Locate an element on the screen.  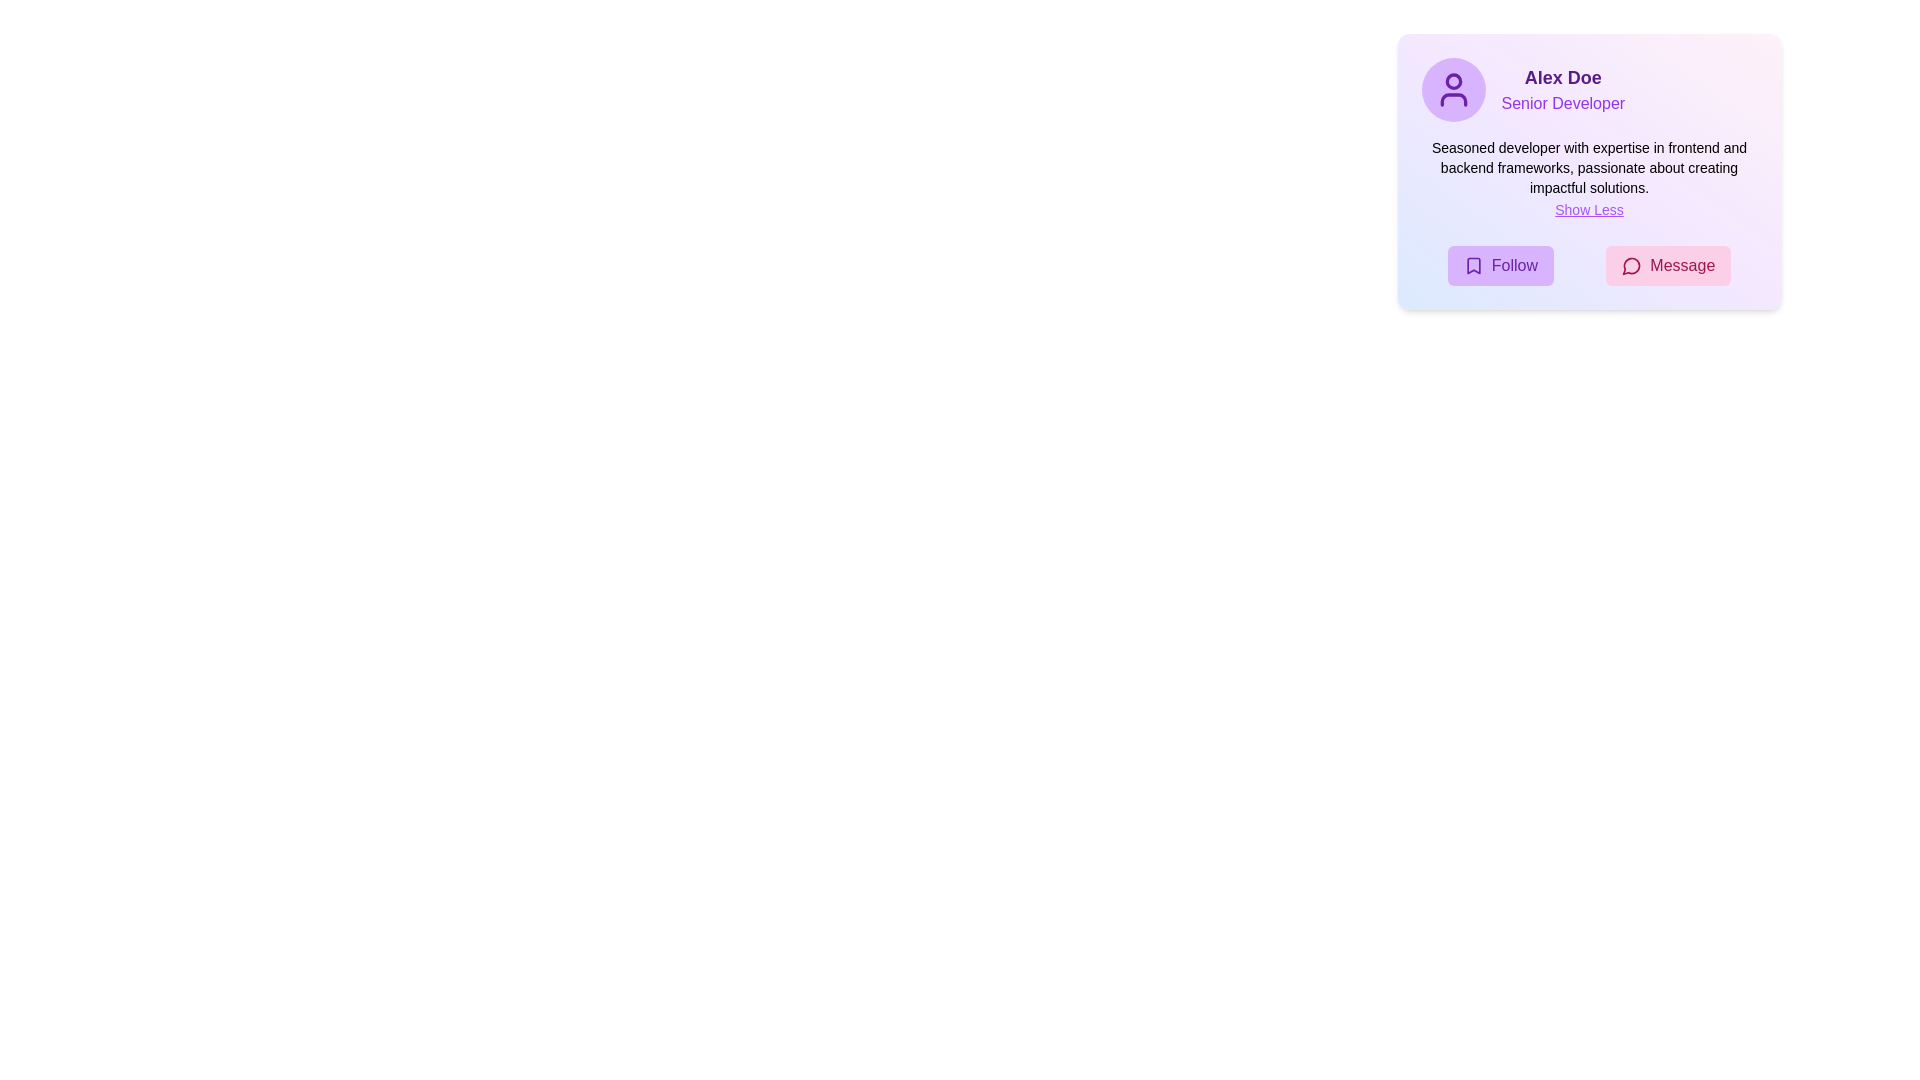
the messaging button located near the bottom-right of the card component is located at coordinates (1668, 265).